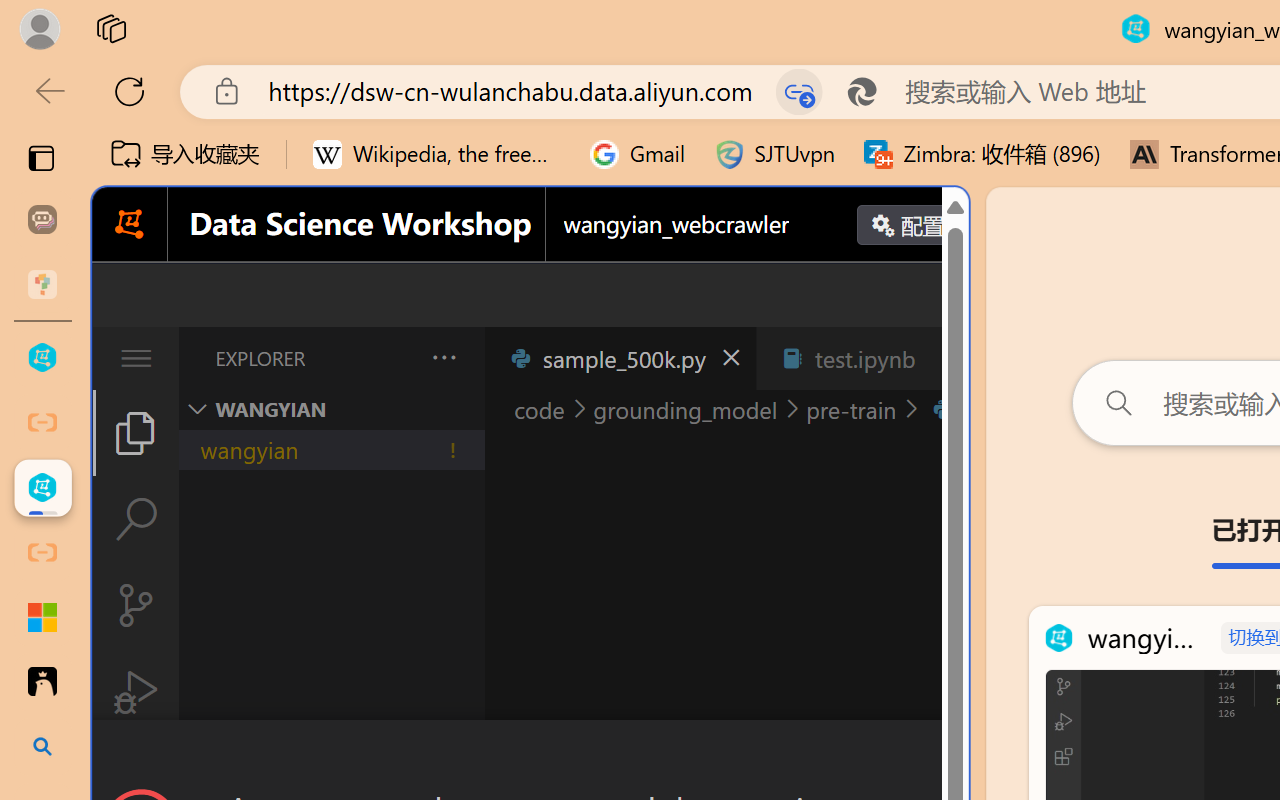 This screenshot has height=800, width=1280. What do you see at coordinates (134, 432) in the screenshot?
I see `'Explorer (Ctrl+Shift+E)'` at bounding box center [134, 432].